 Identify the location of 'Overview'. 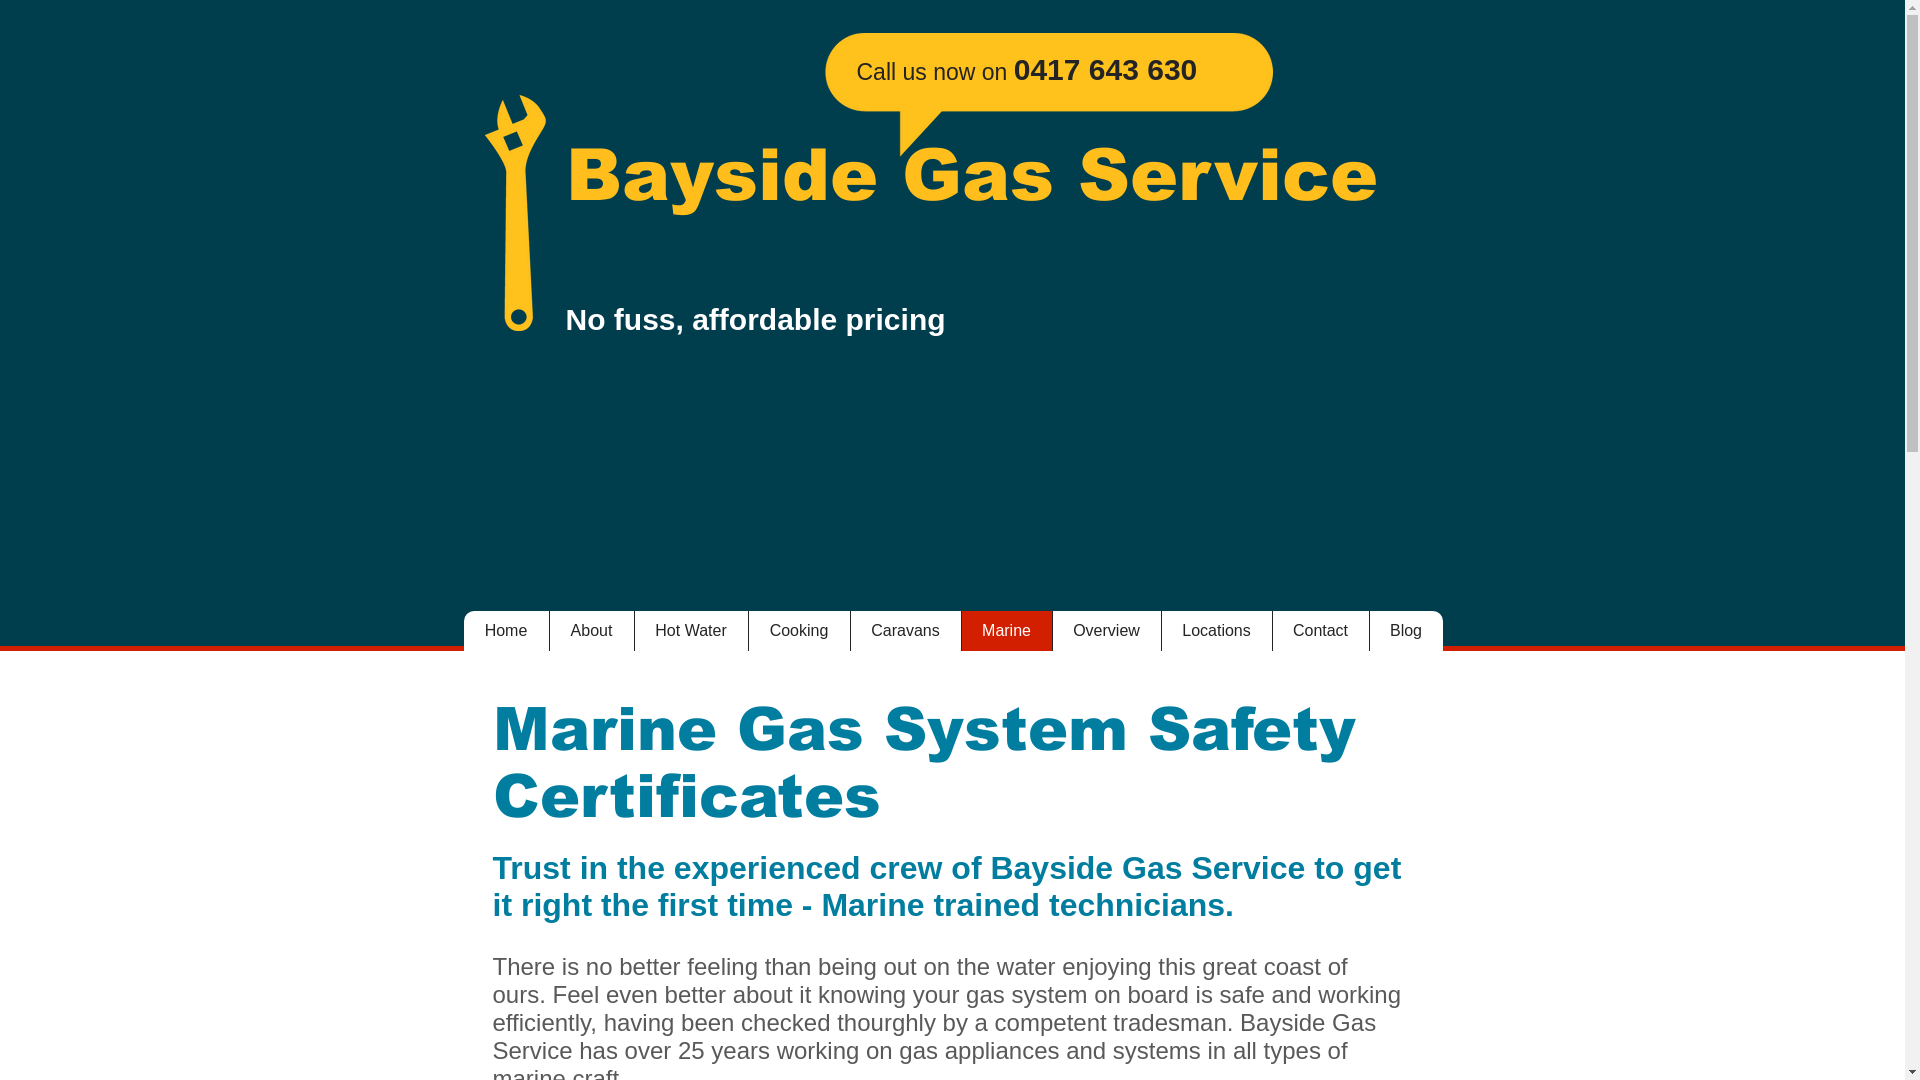
(1105, 631).